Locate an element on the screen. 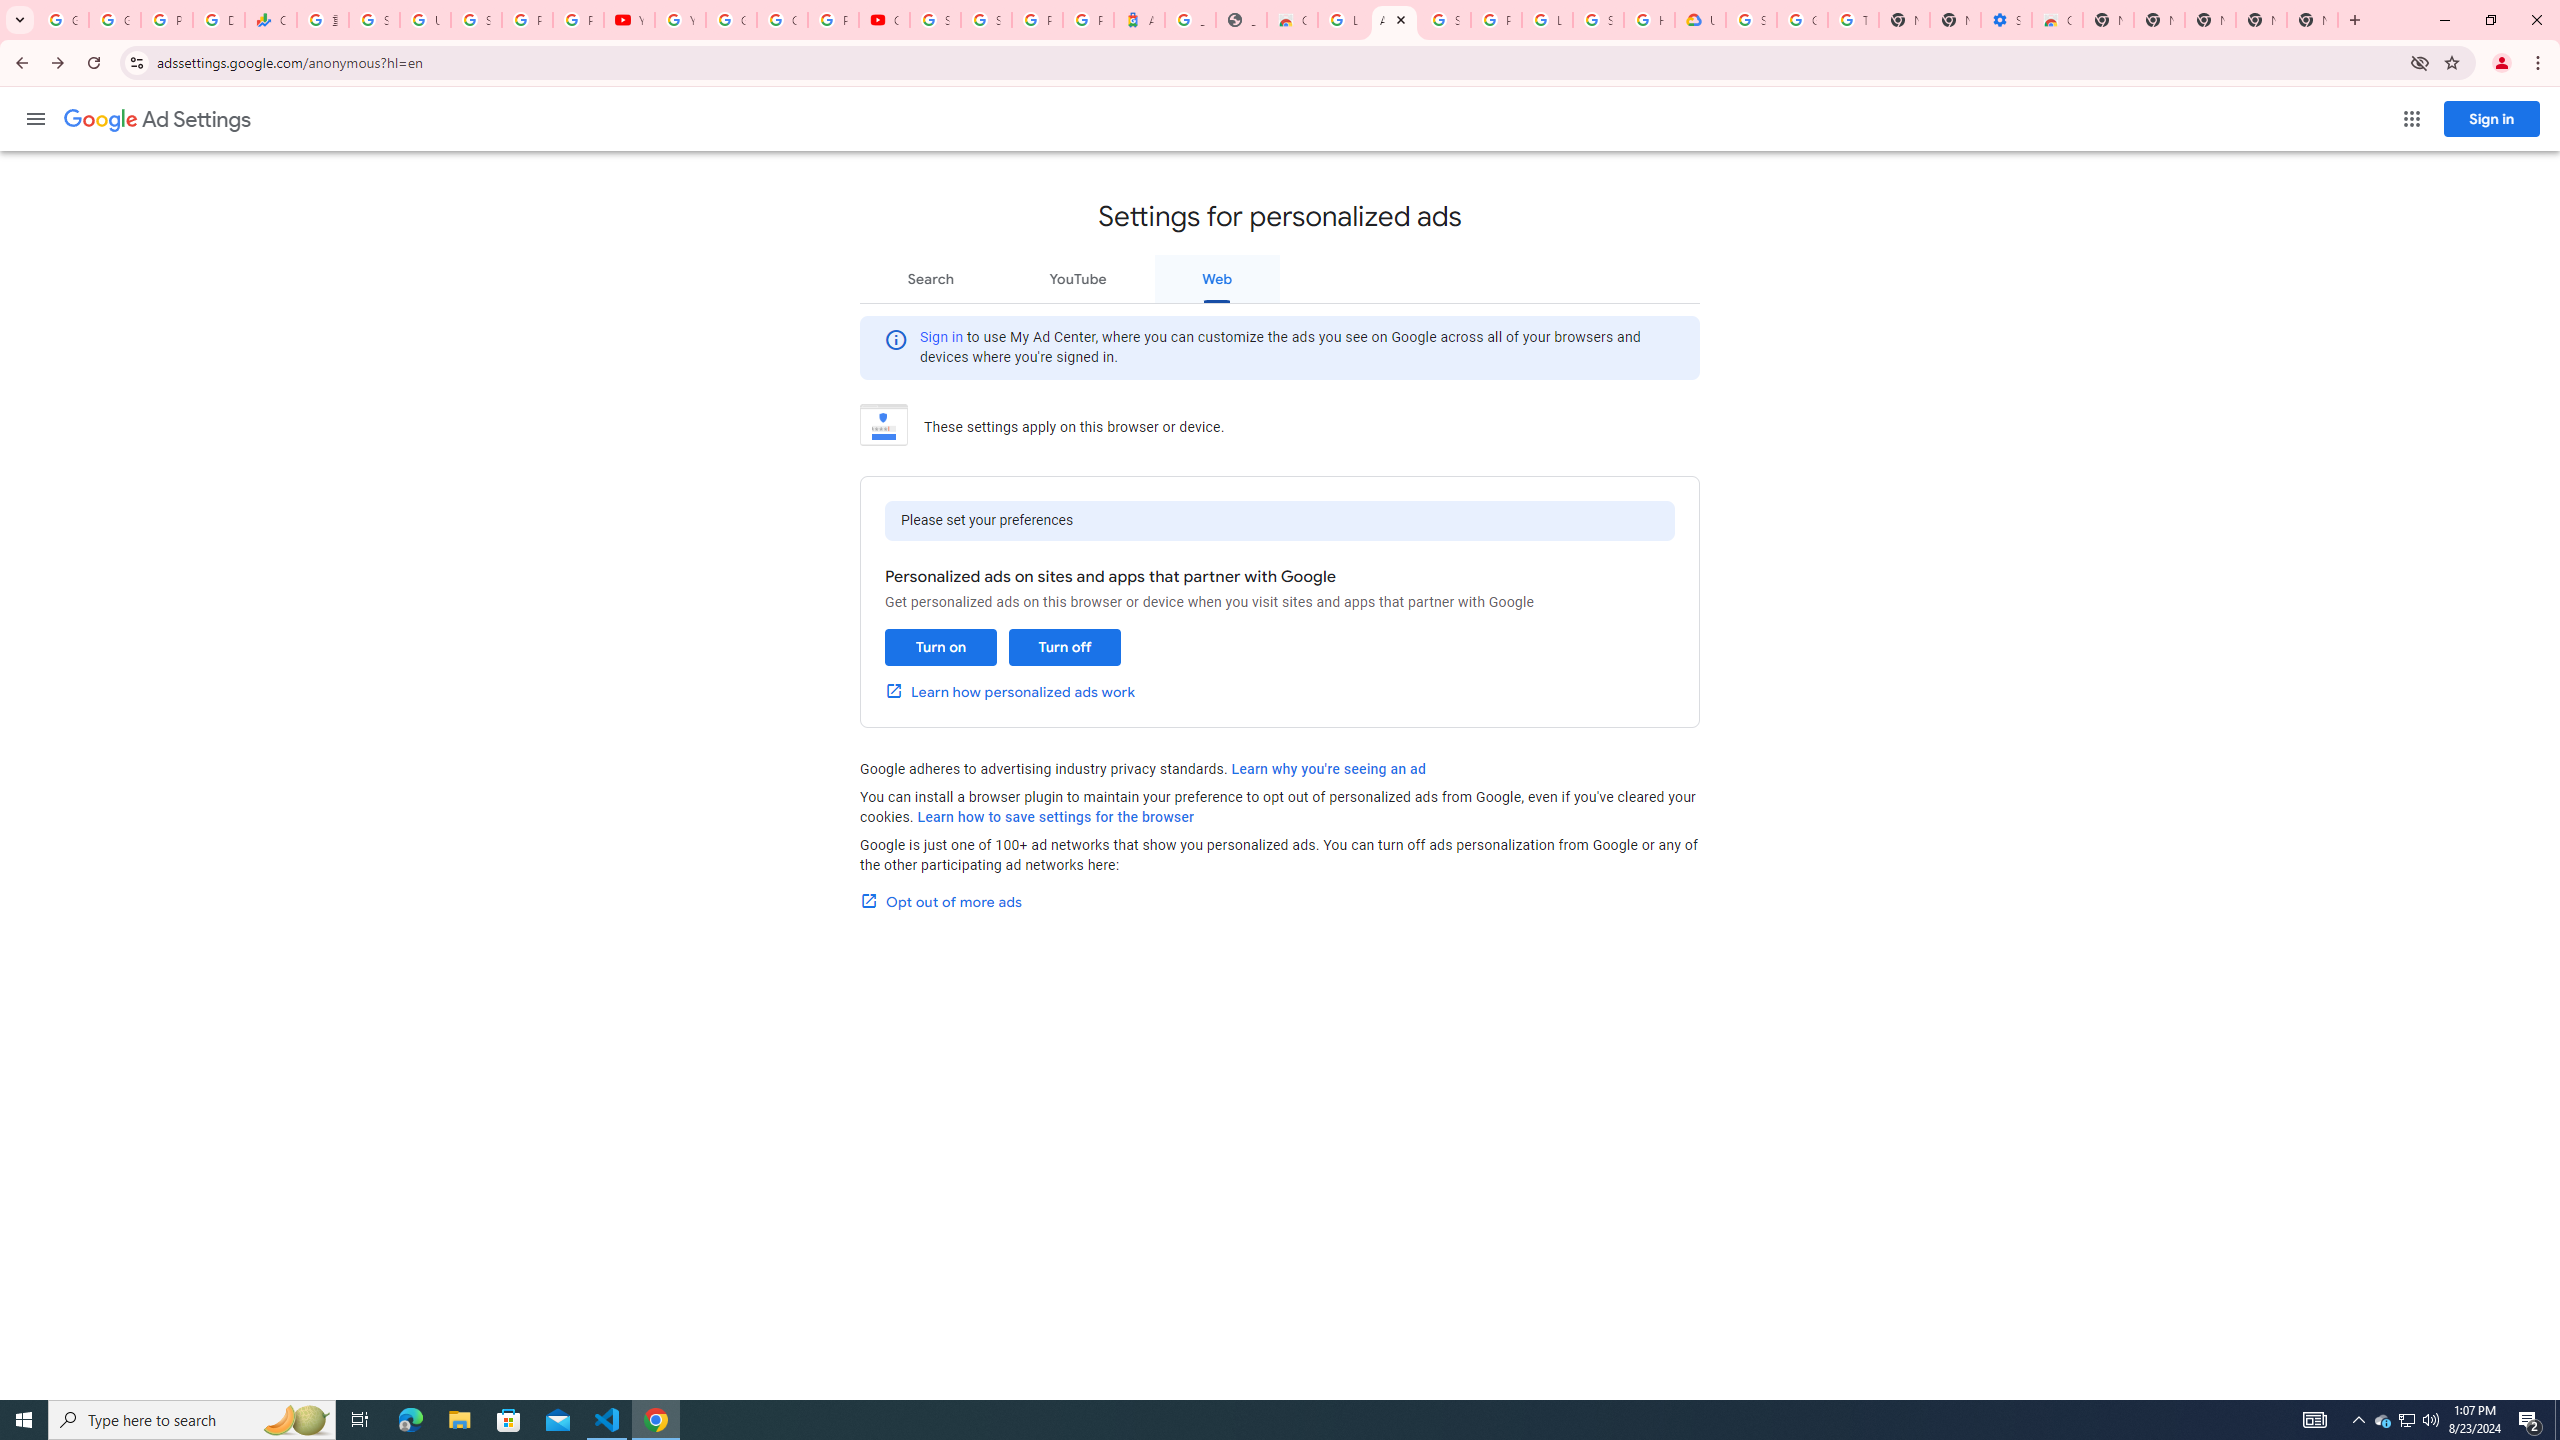 This screenshot has height=1440, width=2560. 'New Tab' is located at coordinates (2311, 19).